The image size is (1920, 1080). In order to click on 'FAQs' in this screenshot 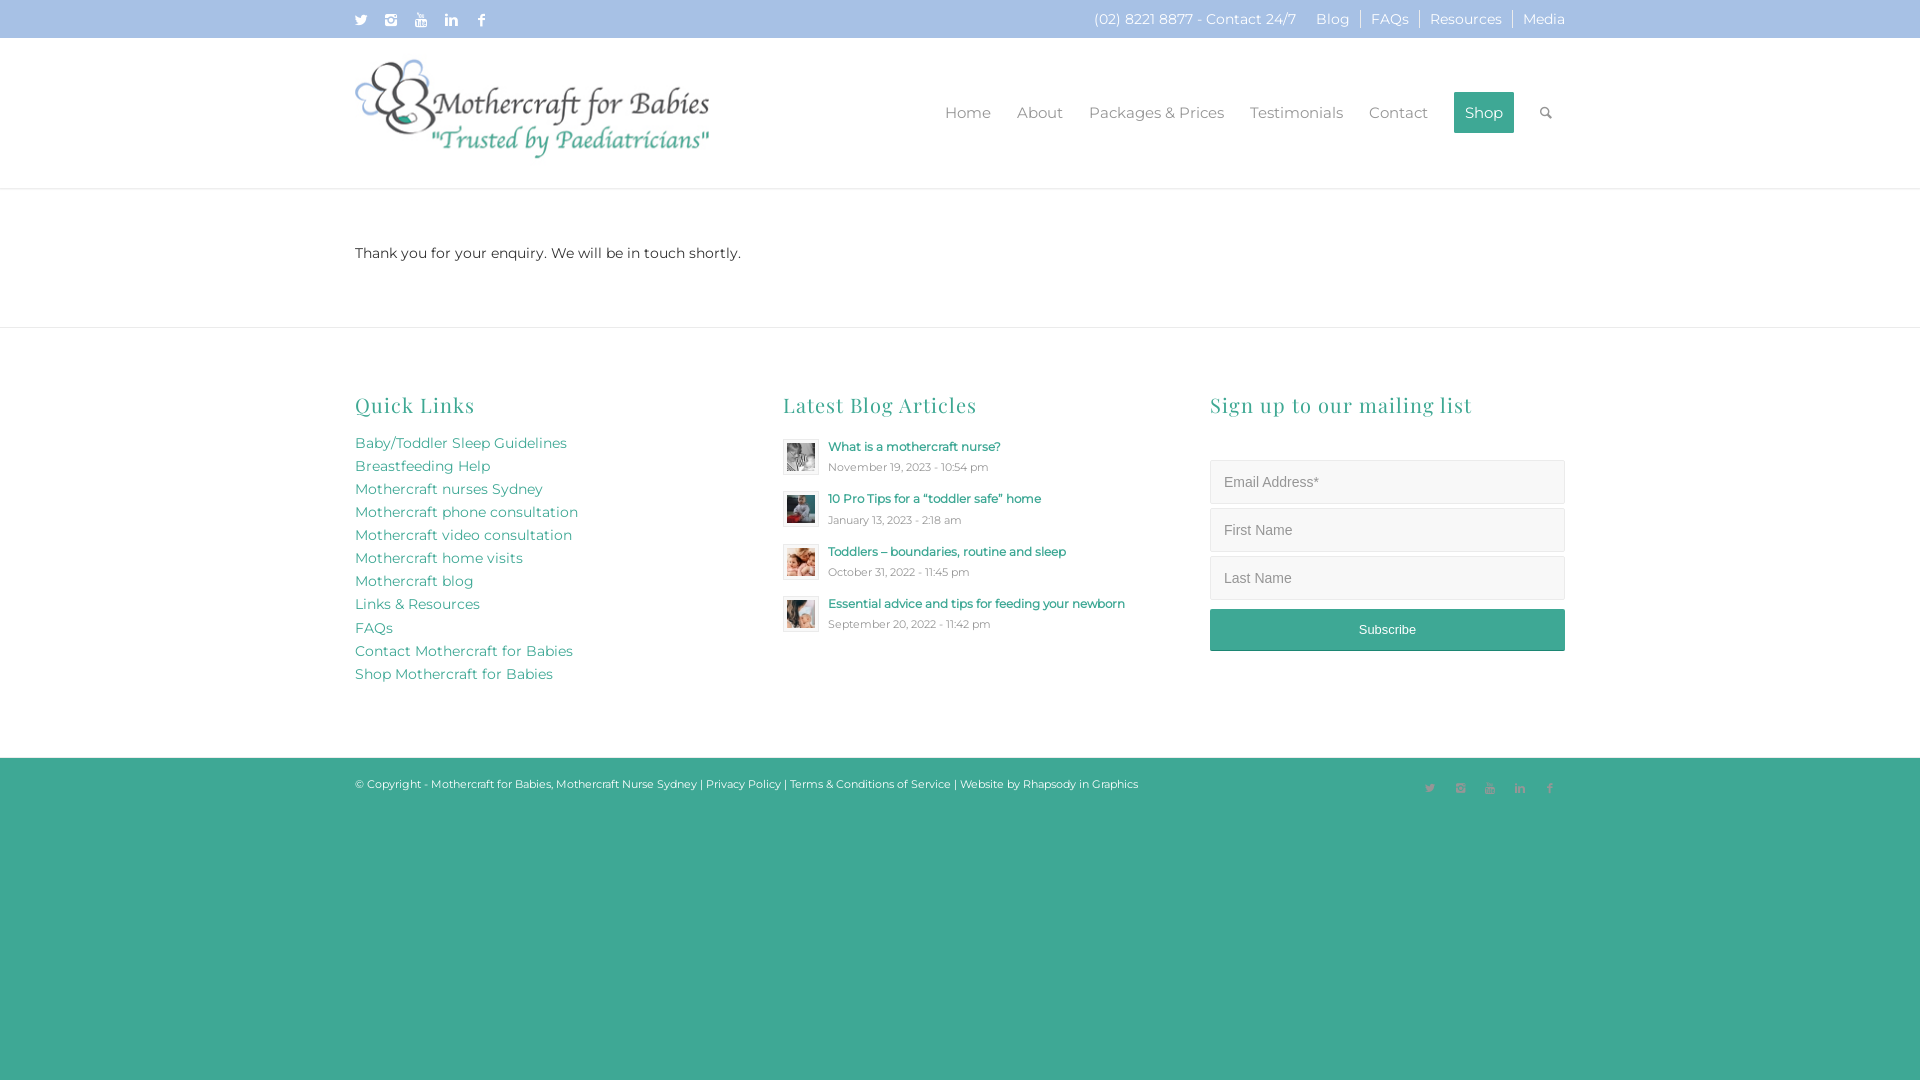, I will do `click(1389, 19)`.